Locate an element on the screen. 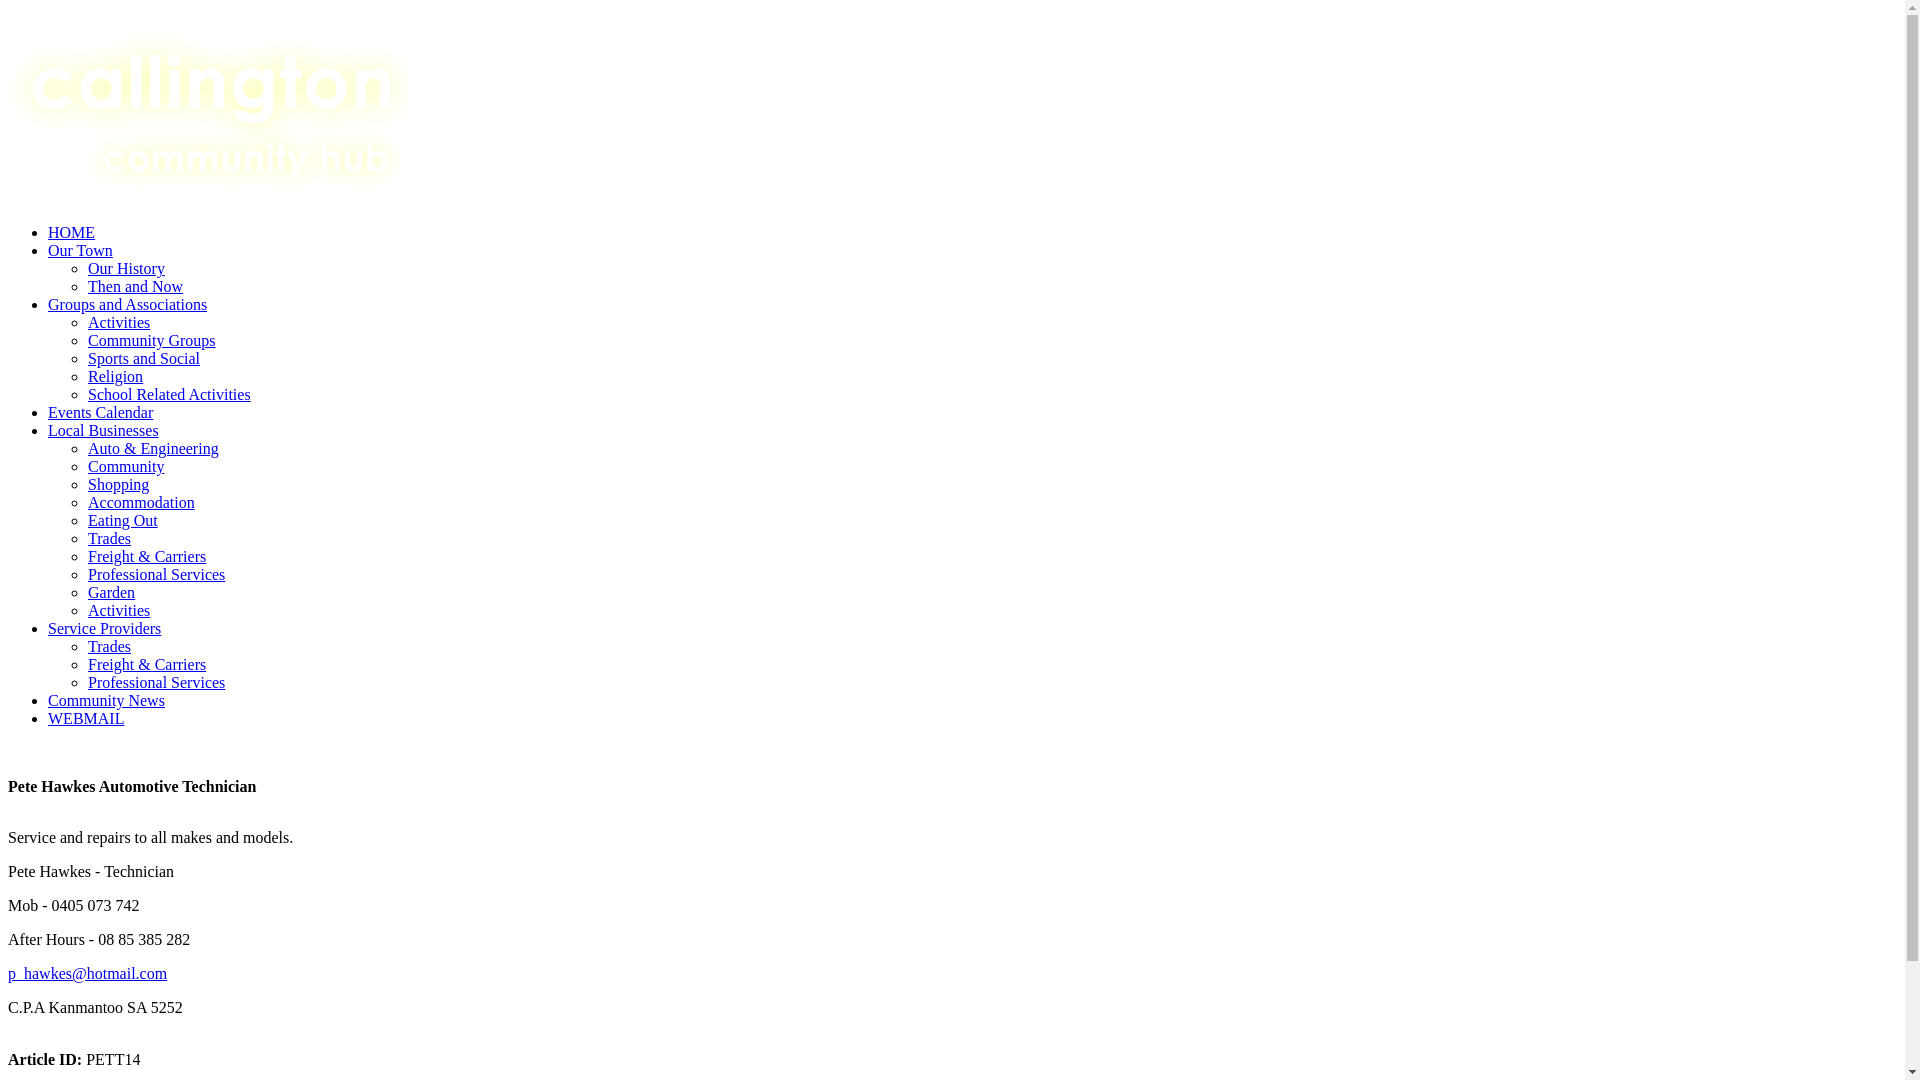  'Events Calendar' is located at coordinates (99, 411).